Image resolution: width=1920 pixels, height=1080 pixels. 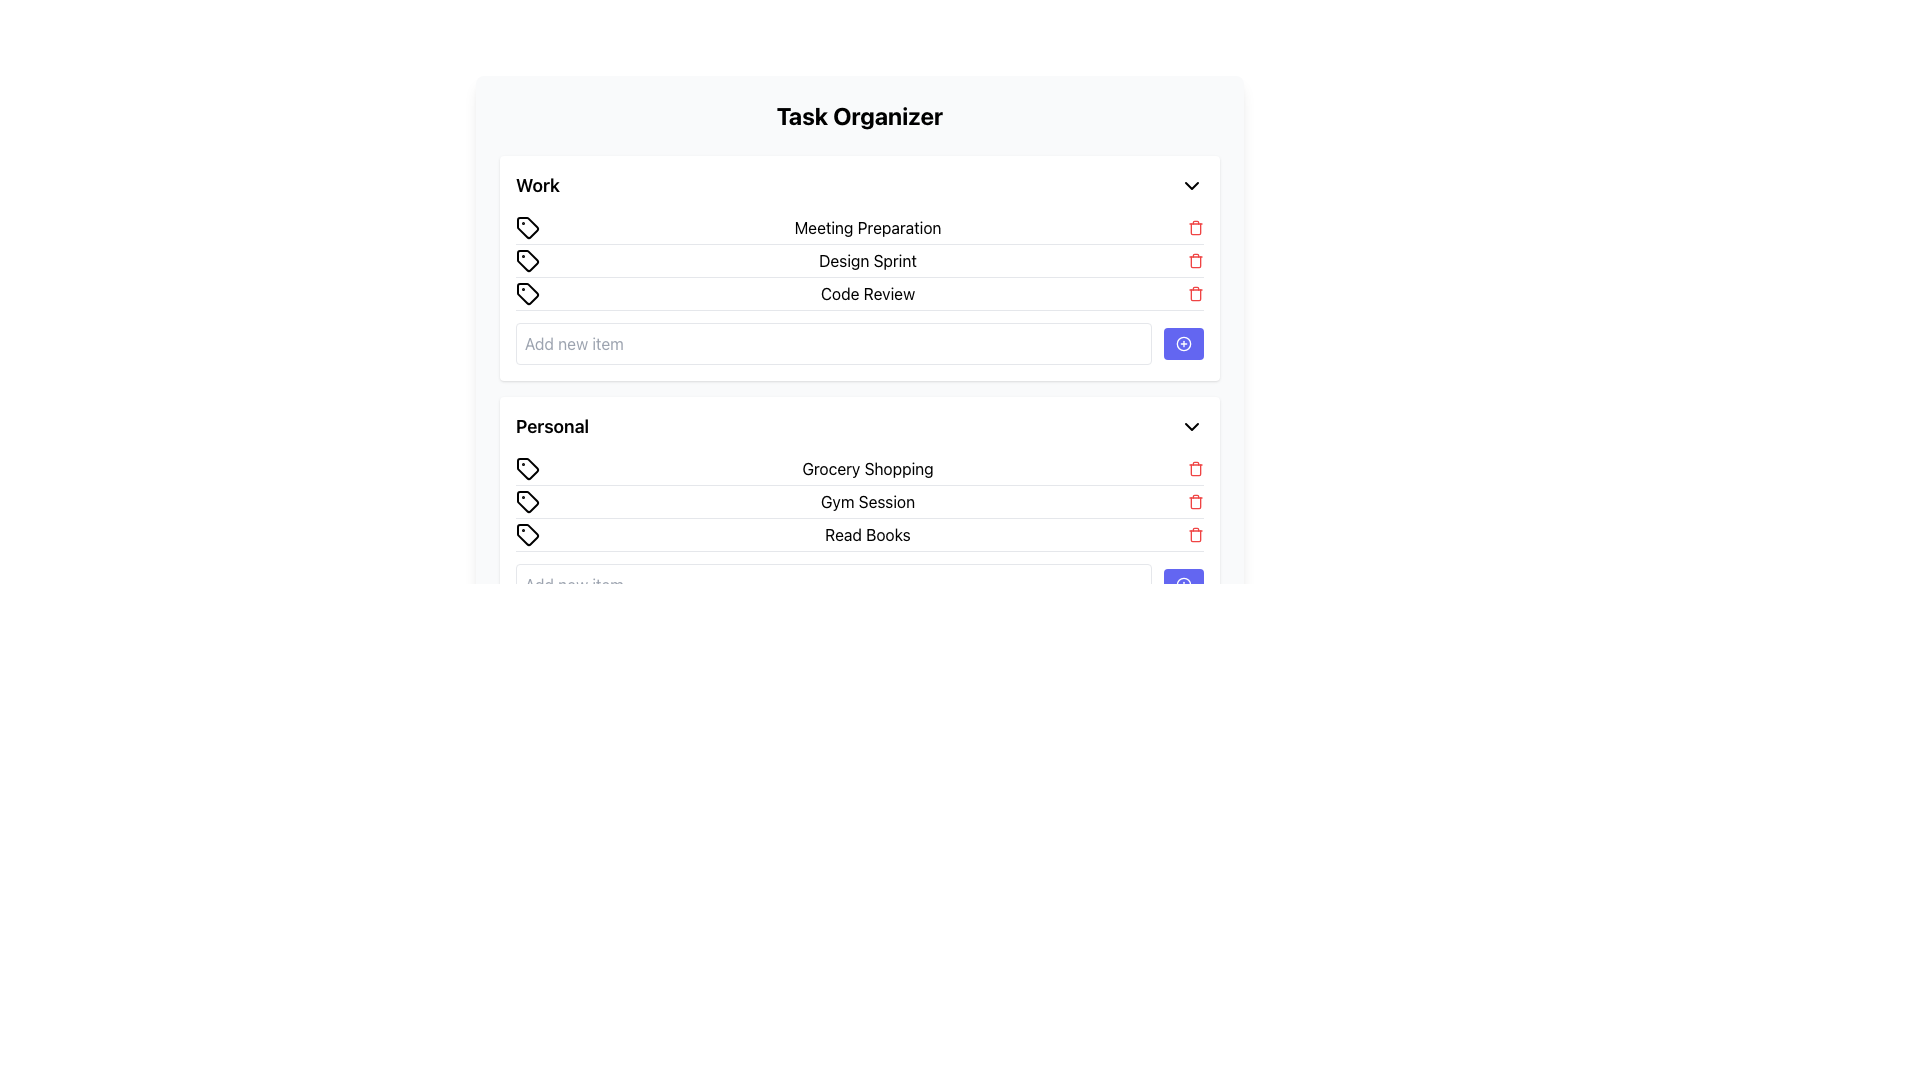 I want to click on the add symbol icon, which is a small circular icon with a plus sign inside, located within a blue button, so click(x=1184, y=585).